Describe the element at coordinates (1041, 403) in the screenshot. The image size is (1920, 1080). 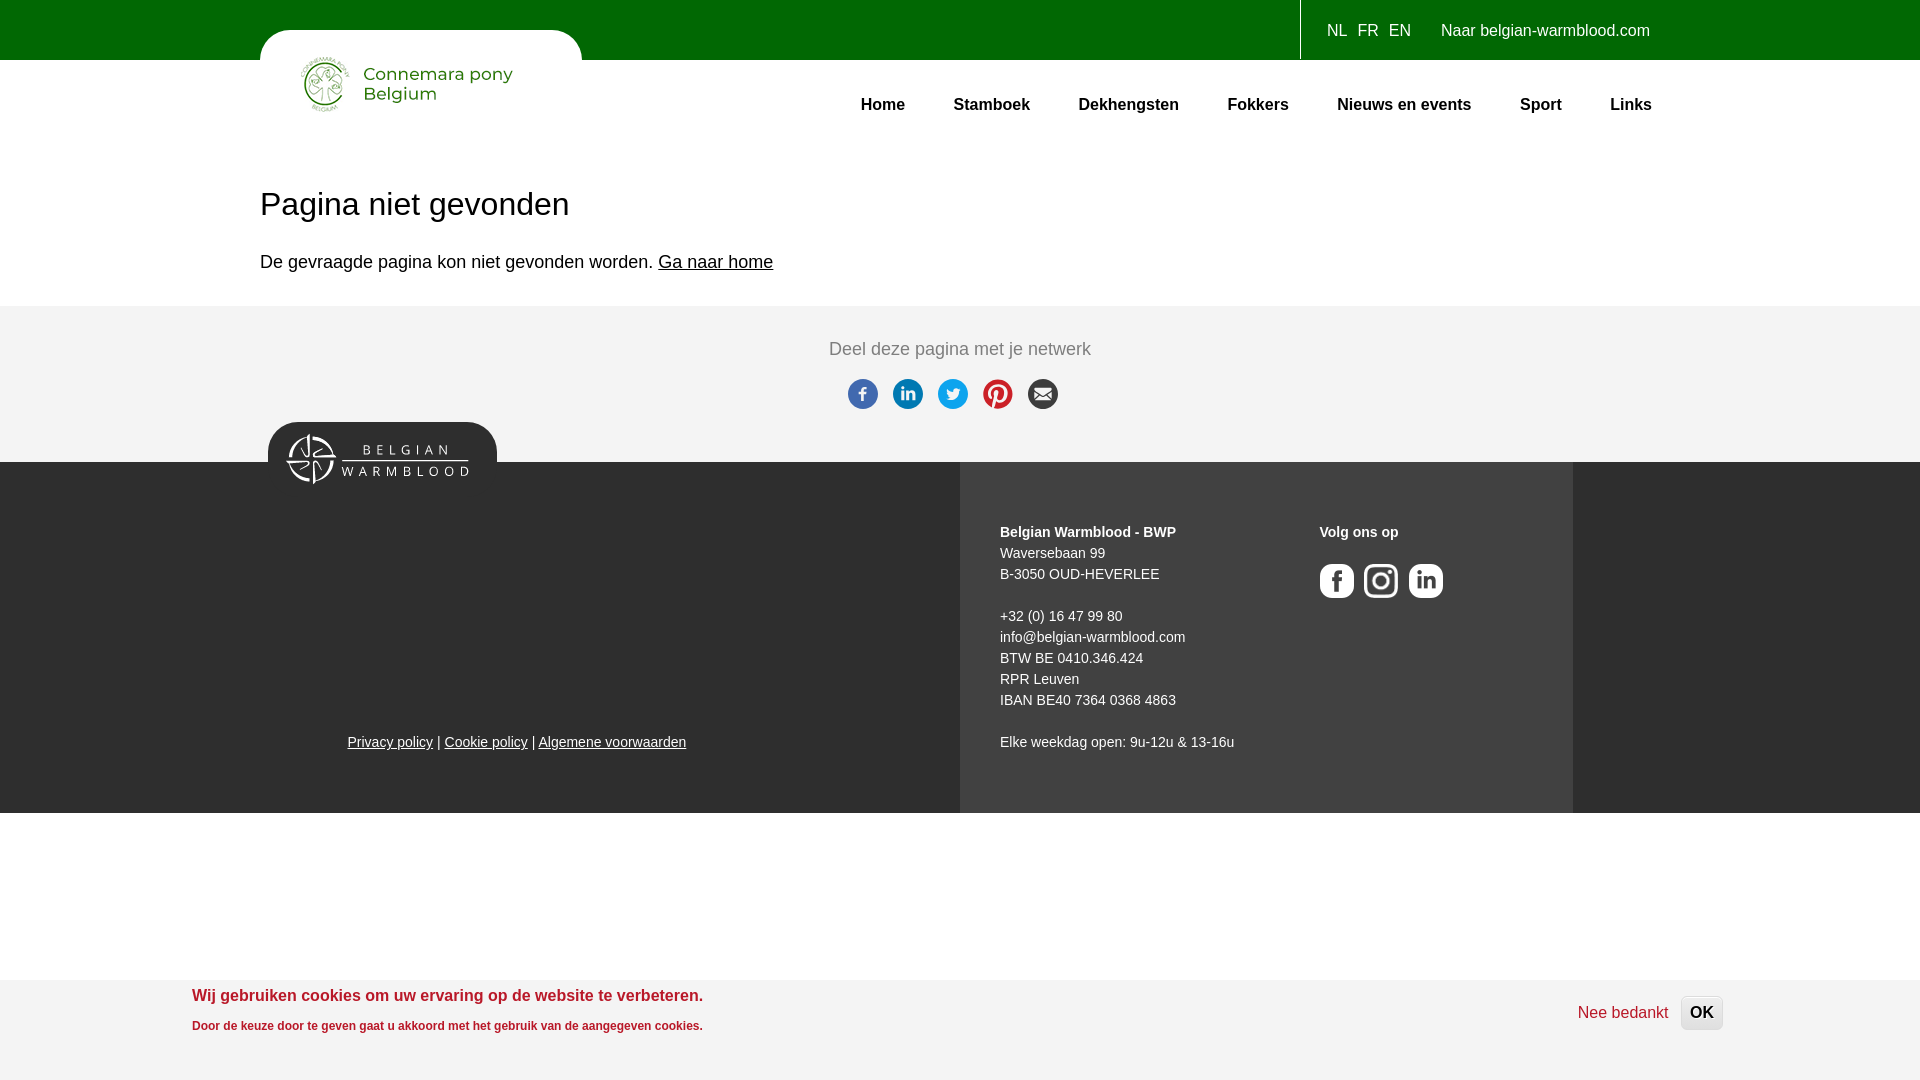
I see `'Email'` at that location.